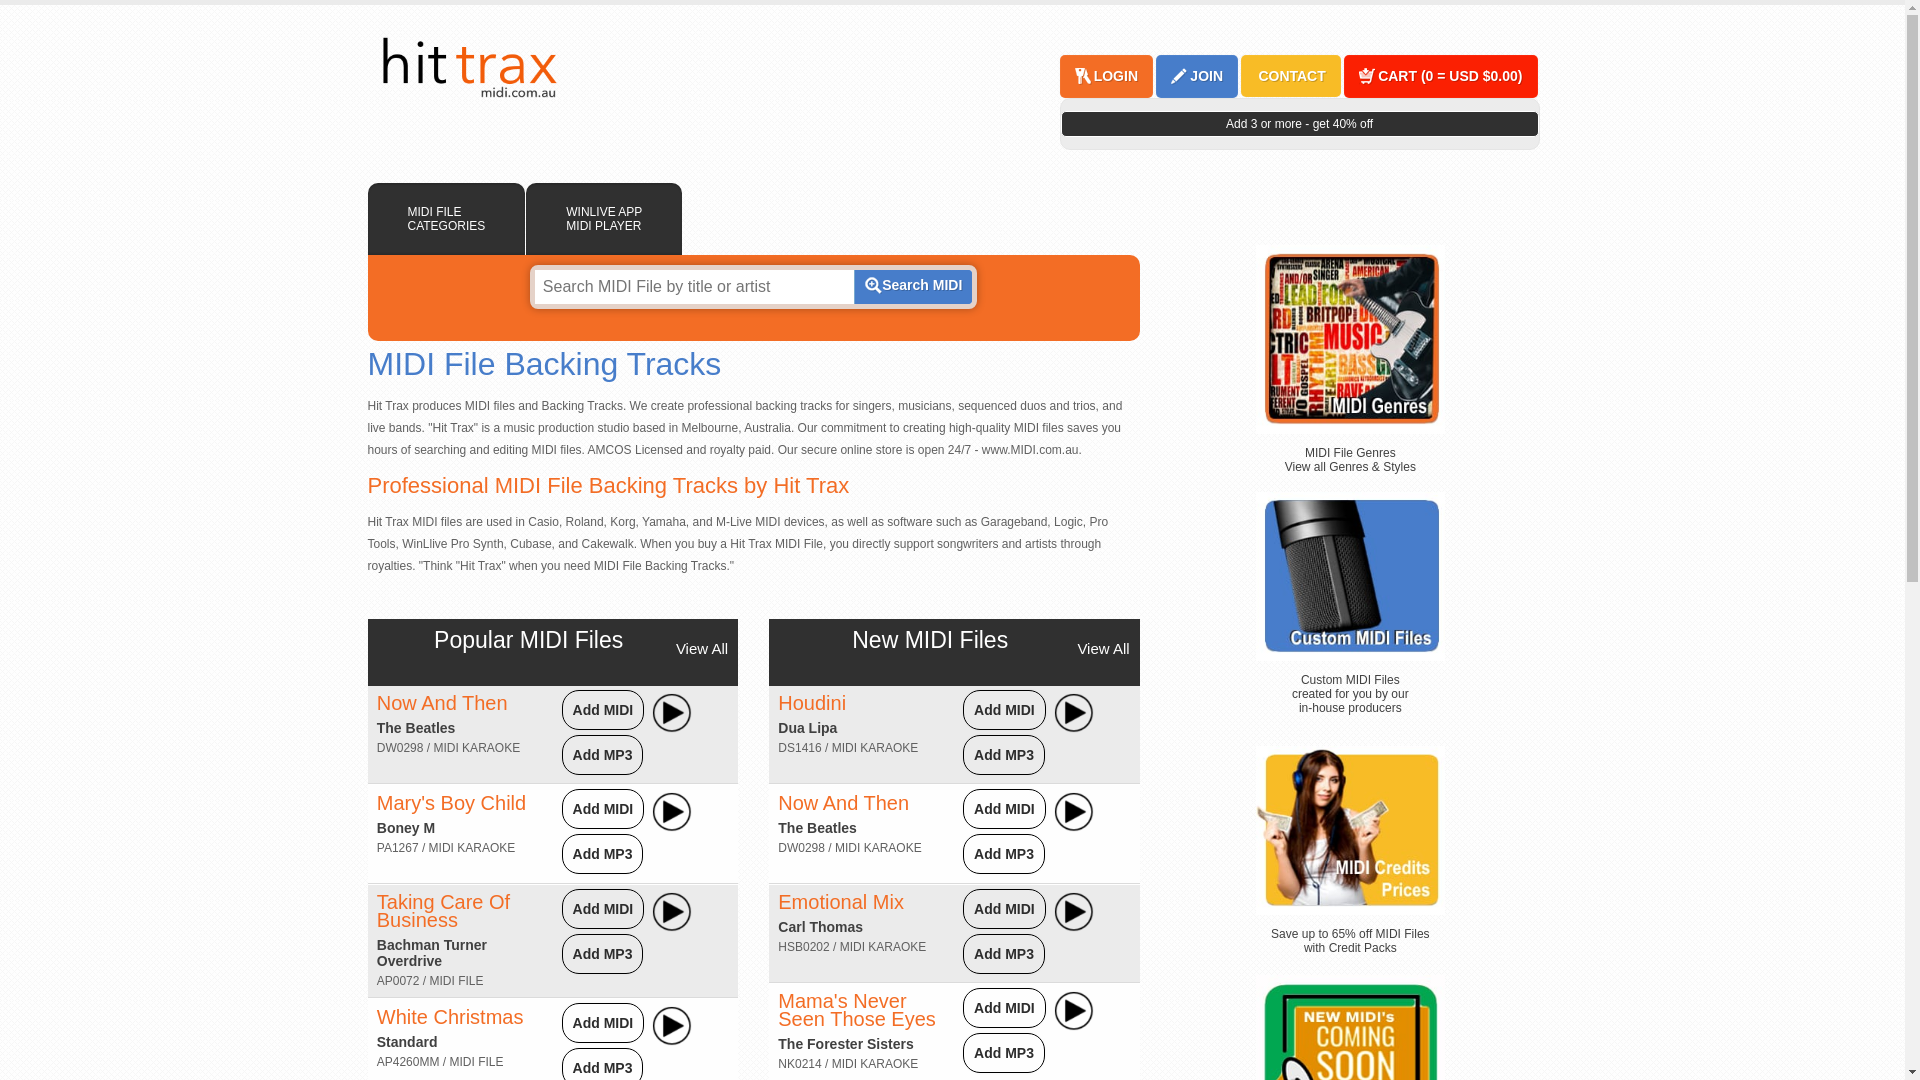 This screenshot has height=1080, width=1920. What do you see at coordinates (840, 902) in the screenshot?
I see `'Emotional Mix'` at bounding box center [840, 902].